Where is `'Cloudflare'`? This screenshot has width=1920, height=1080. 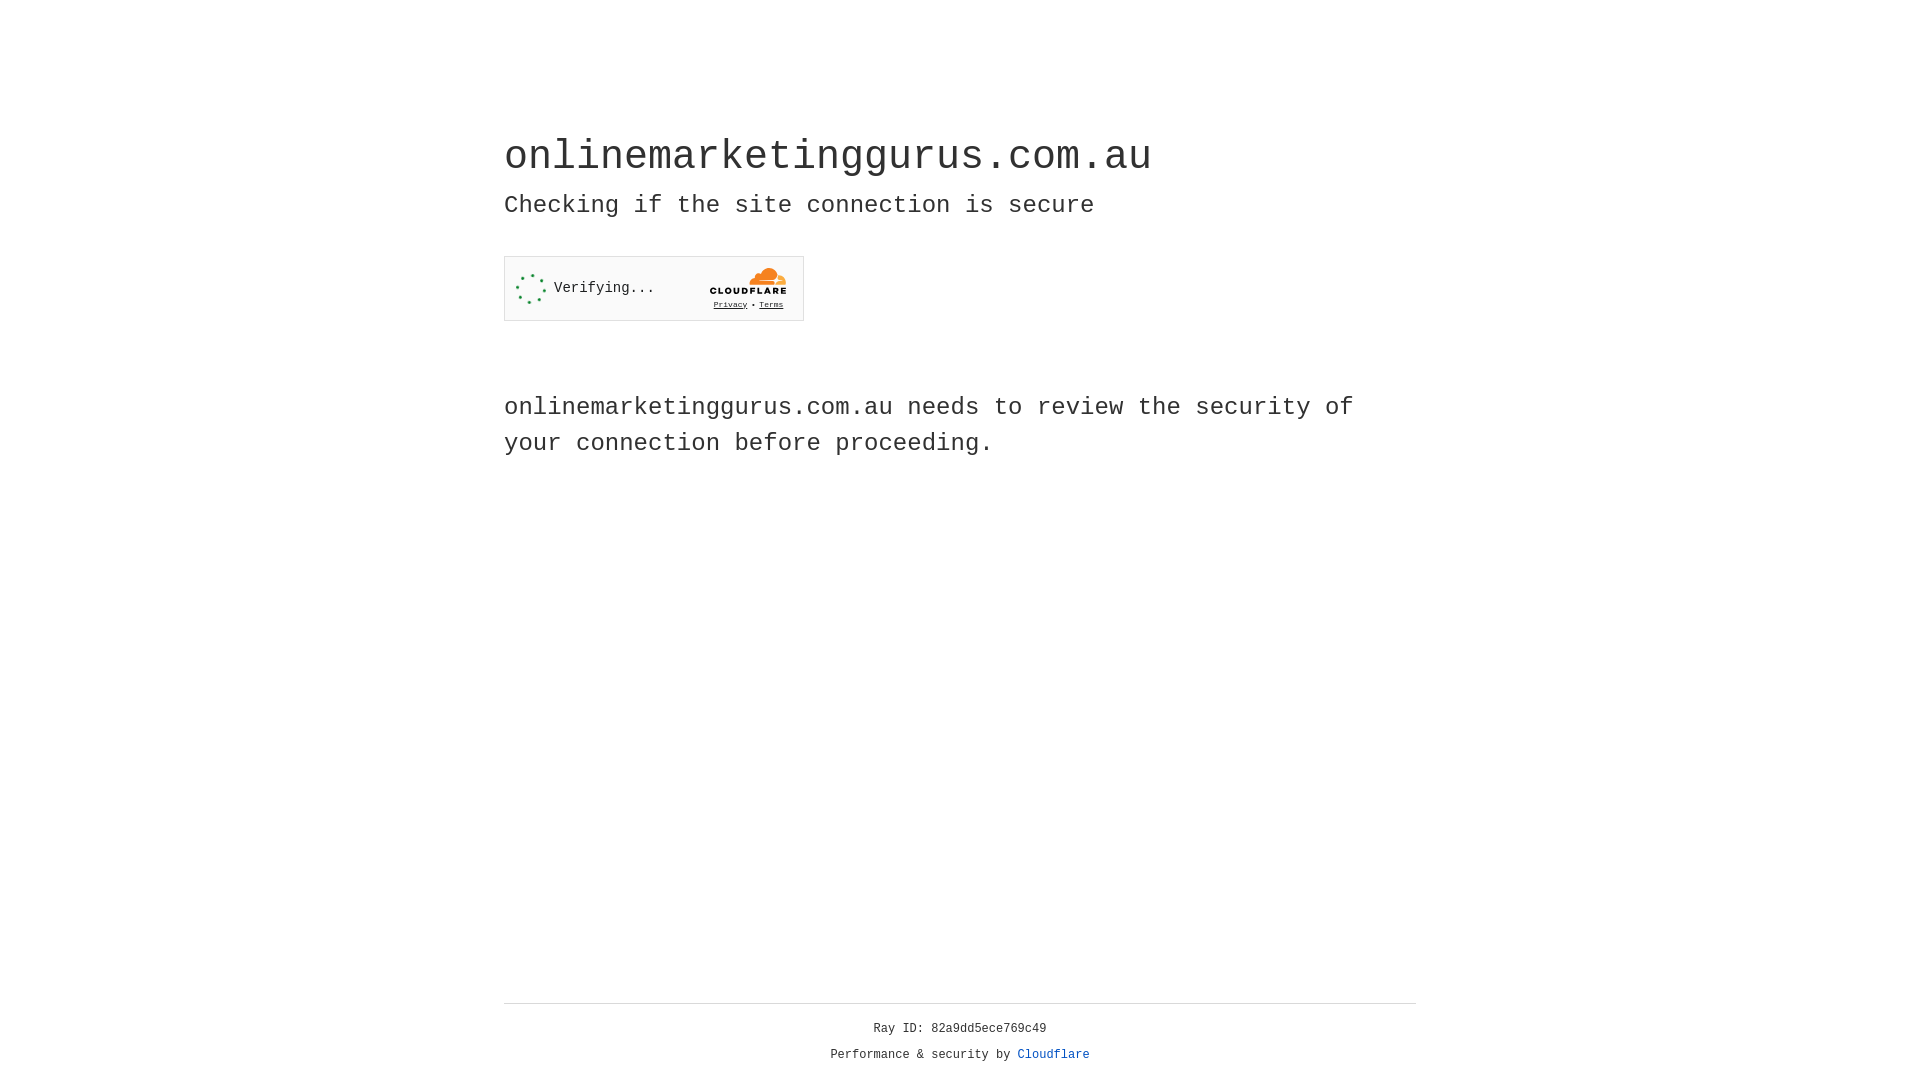 'Cloudflare' is located at coordinates (1053, 1054).